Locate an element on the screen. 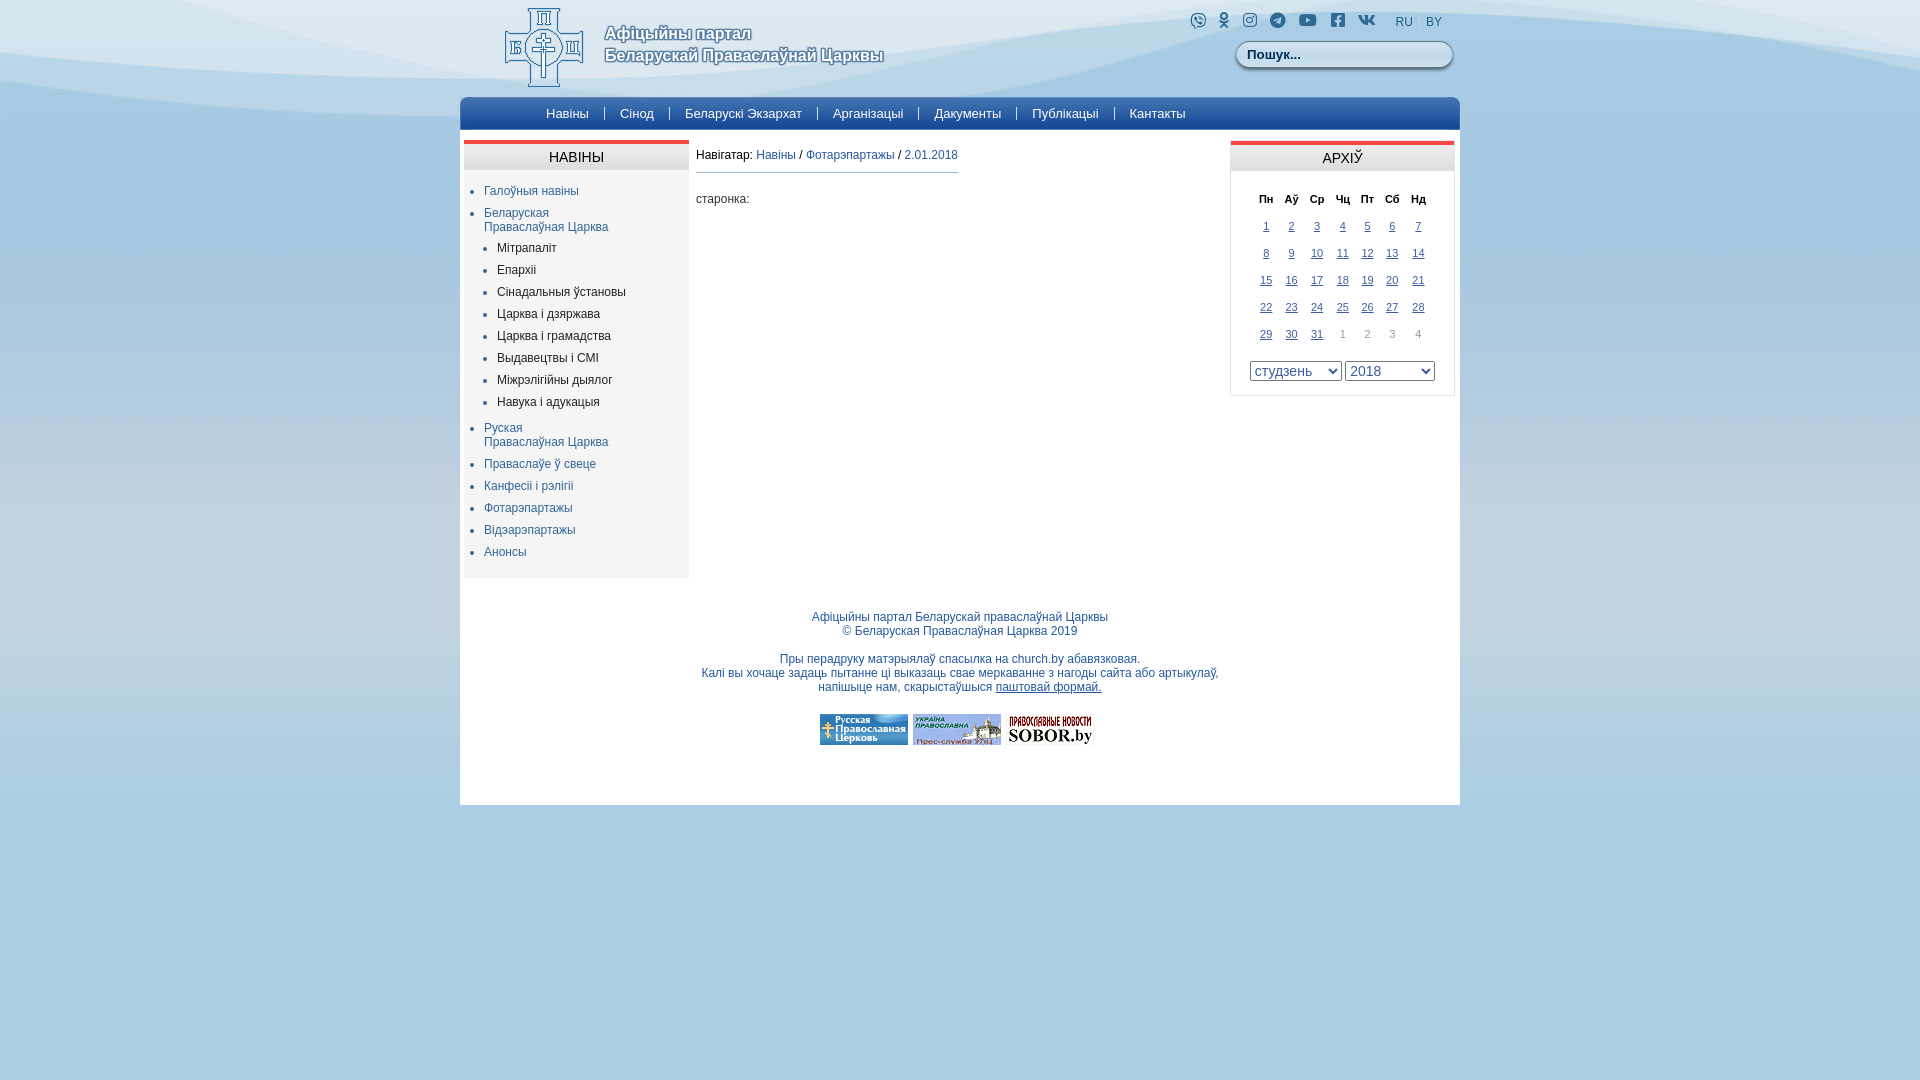 The height and width of the screenshot is (1080, 1920). '15' is located at coordinates (1265, 280).